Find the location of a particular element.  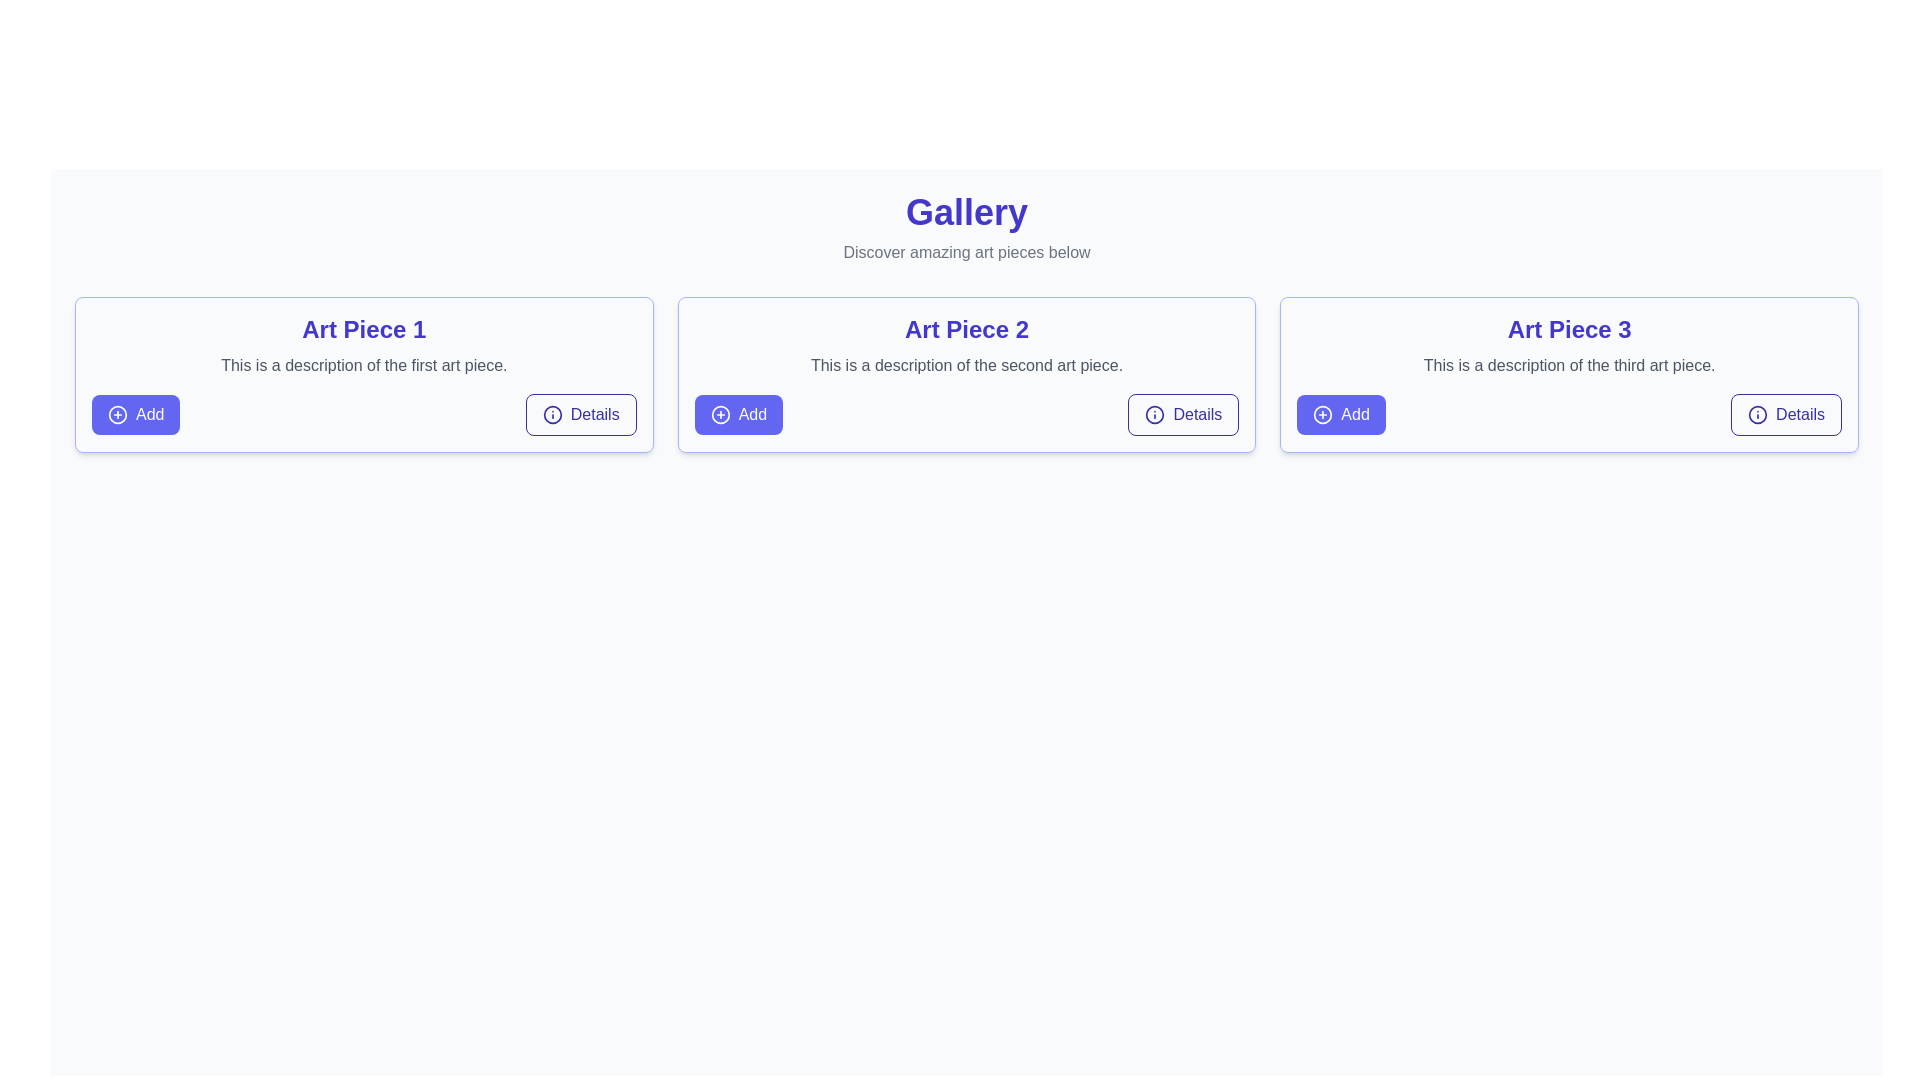

the information icon with a circular border and a dot in the center, located to the left of the 'Details' text inside the button on the right side of the first art piece description card is located at coordinates (552, 414).